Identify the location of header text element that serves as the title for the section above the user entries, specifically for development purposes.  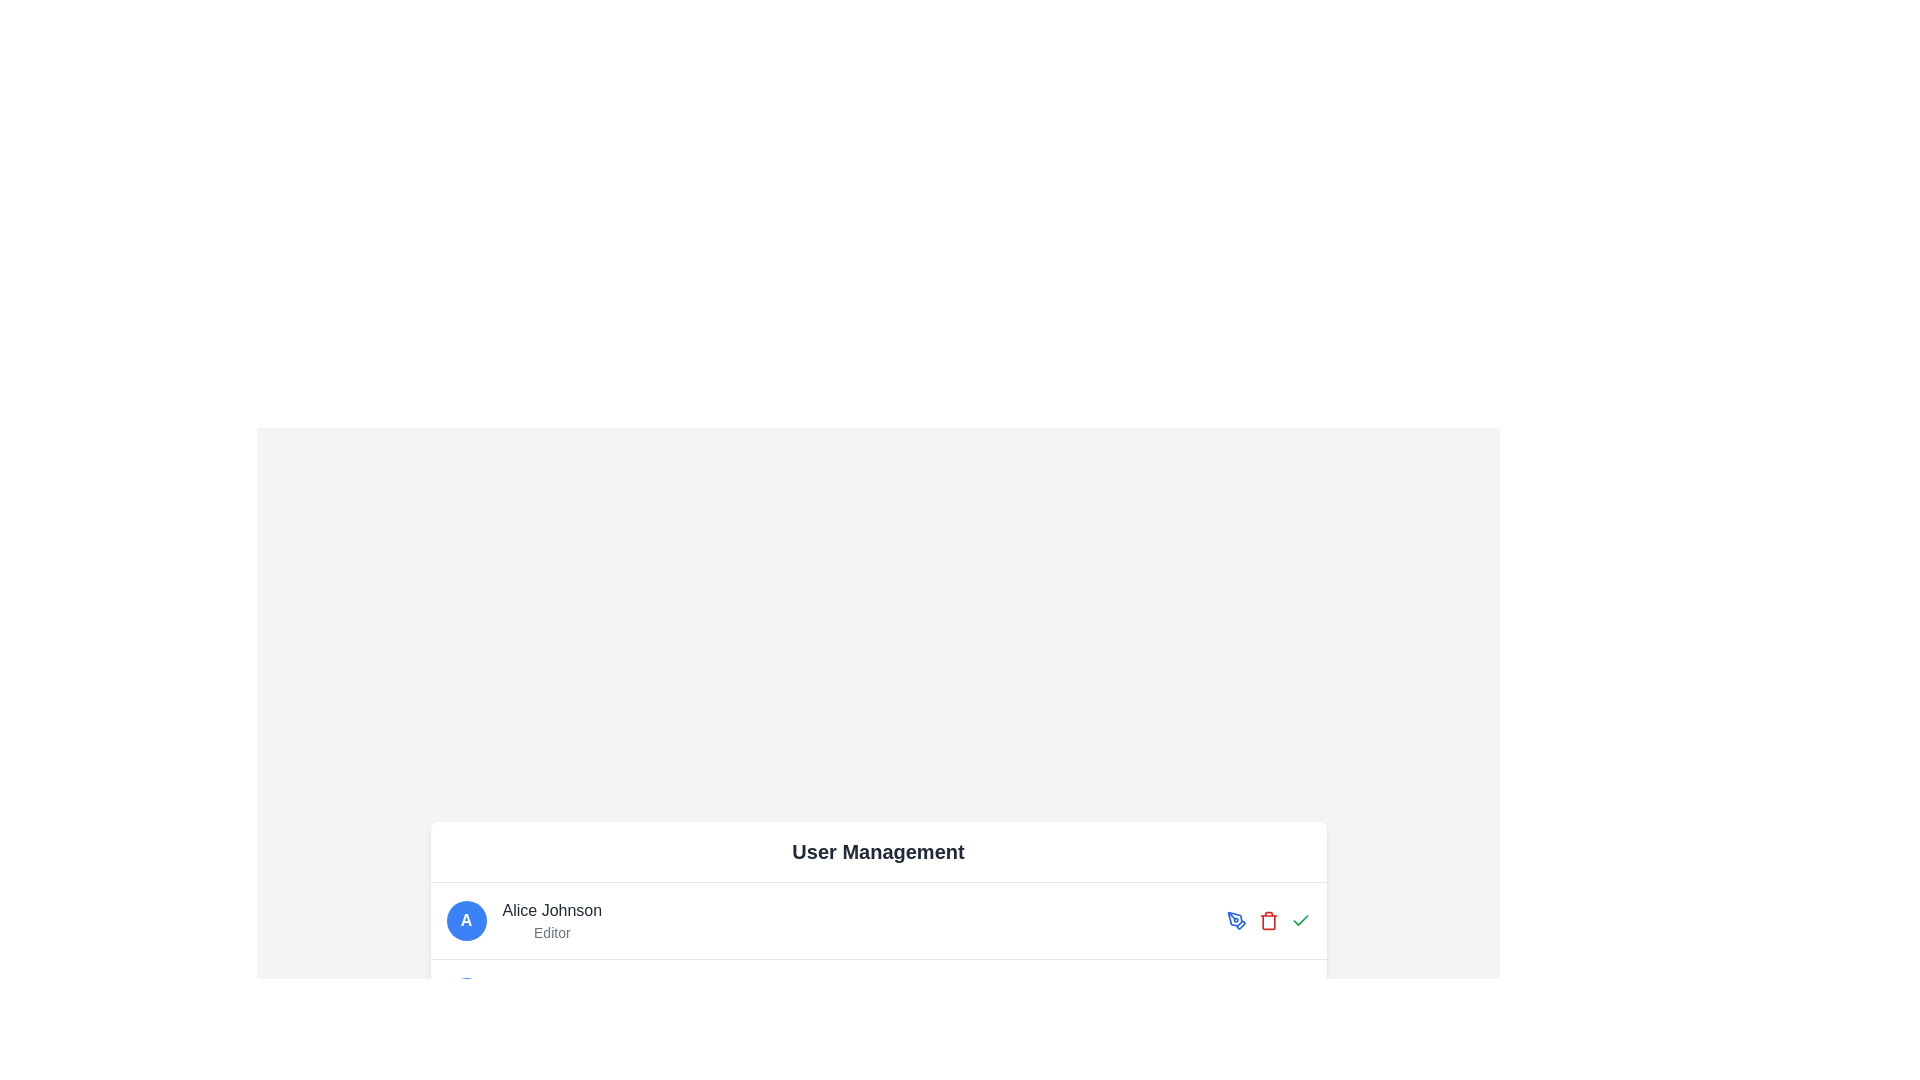
(878, 852).